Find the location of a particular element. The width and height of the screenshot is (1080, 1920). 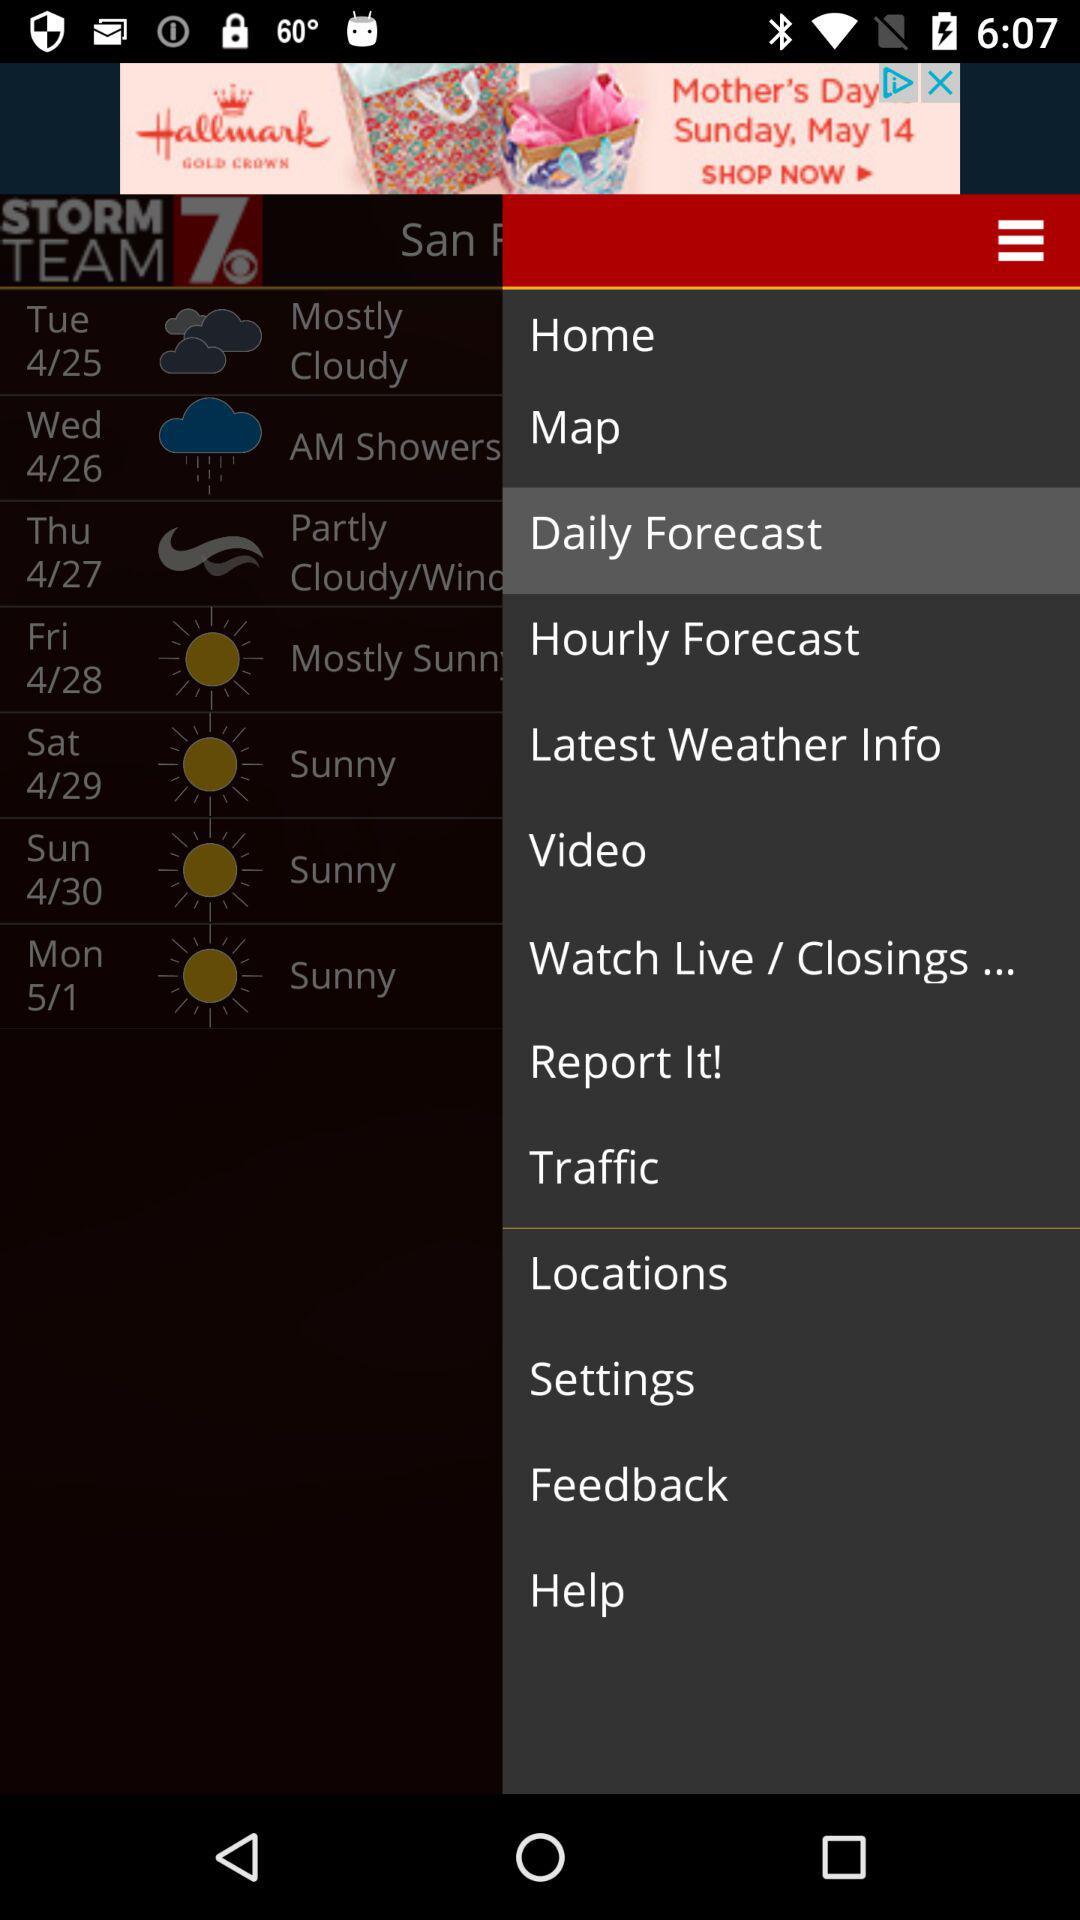

the traffic icon is located at coordinates (774, 1168).